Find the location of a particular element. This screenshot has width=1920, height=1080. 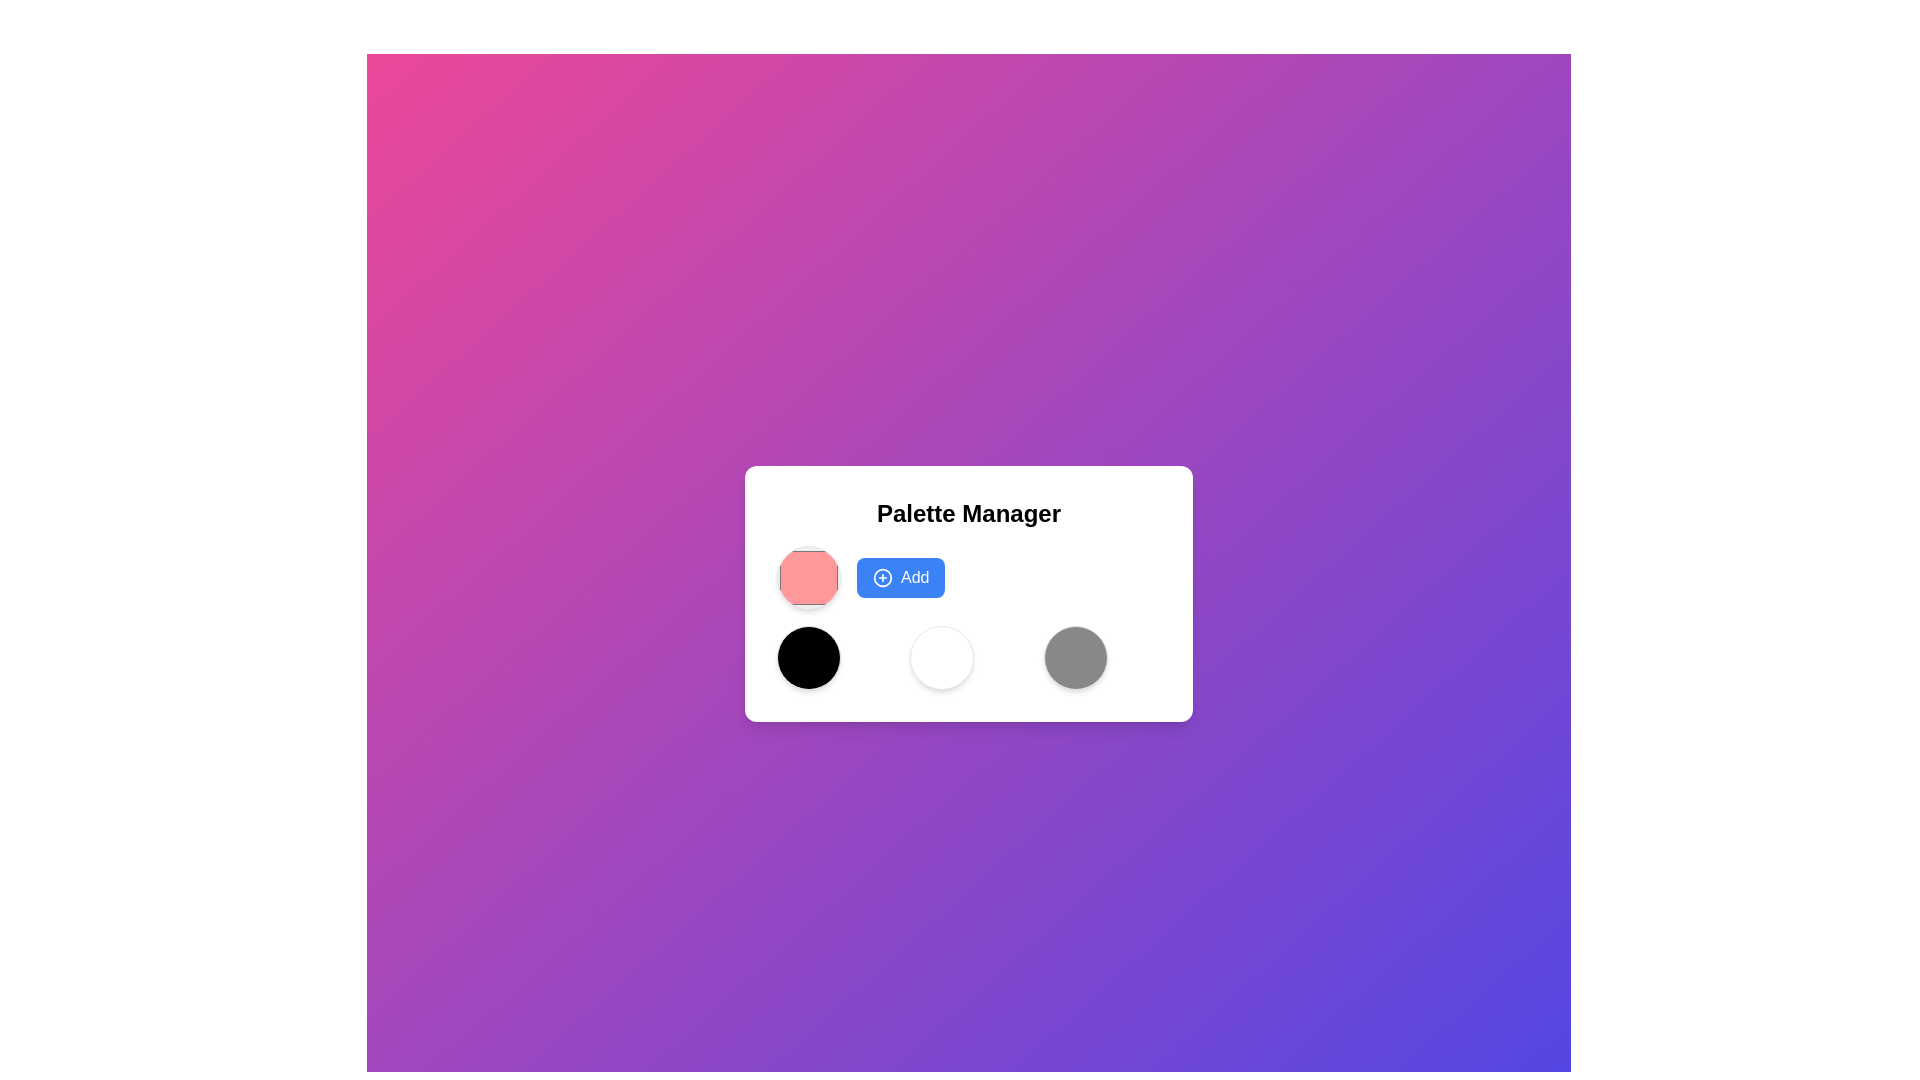

the prominent blue 'Add' button with white text and a plus icon is located at coordinates (900, 578).